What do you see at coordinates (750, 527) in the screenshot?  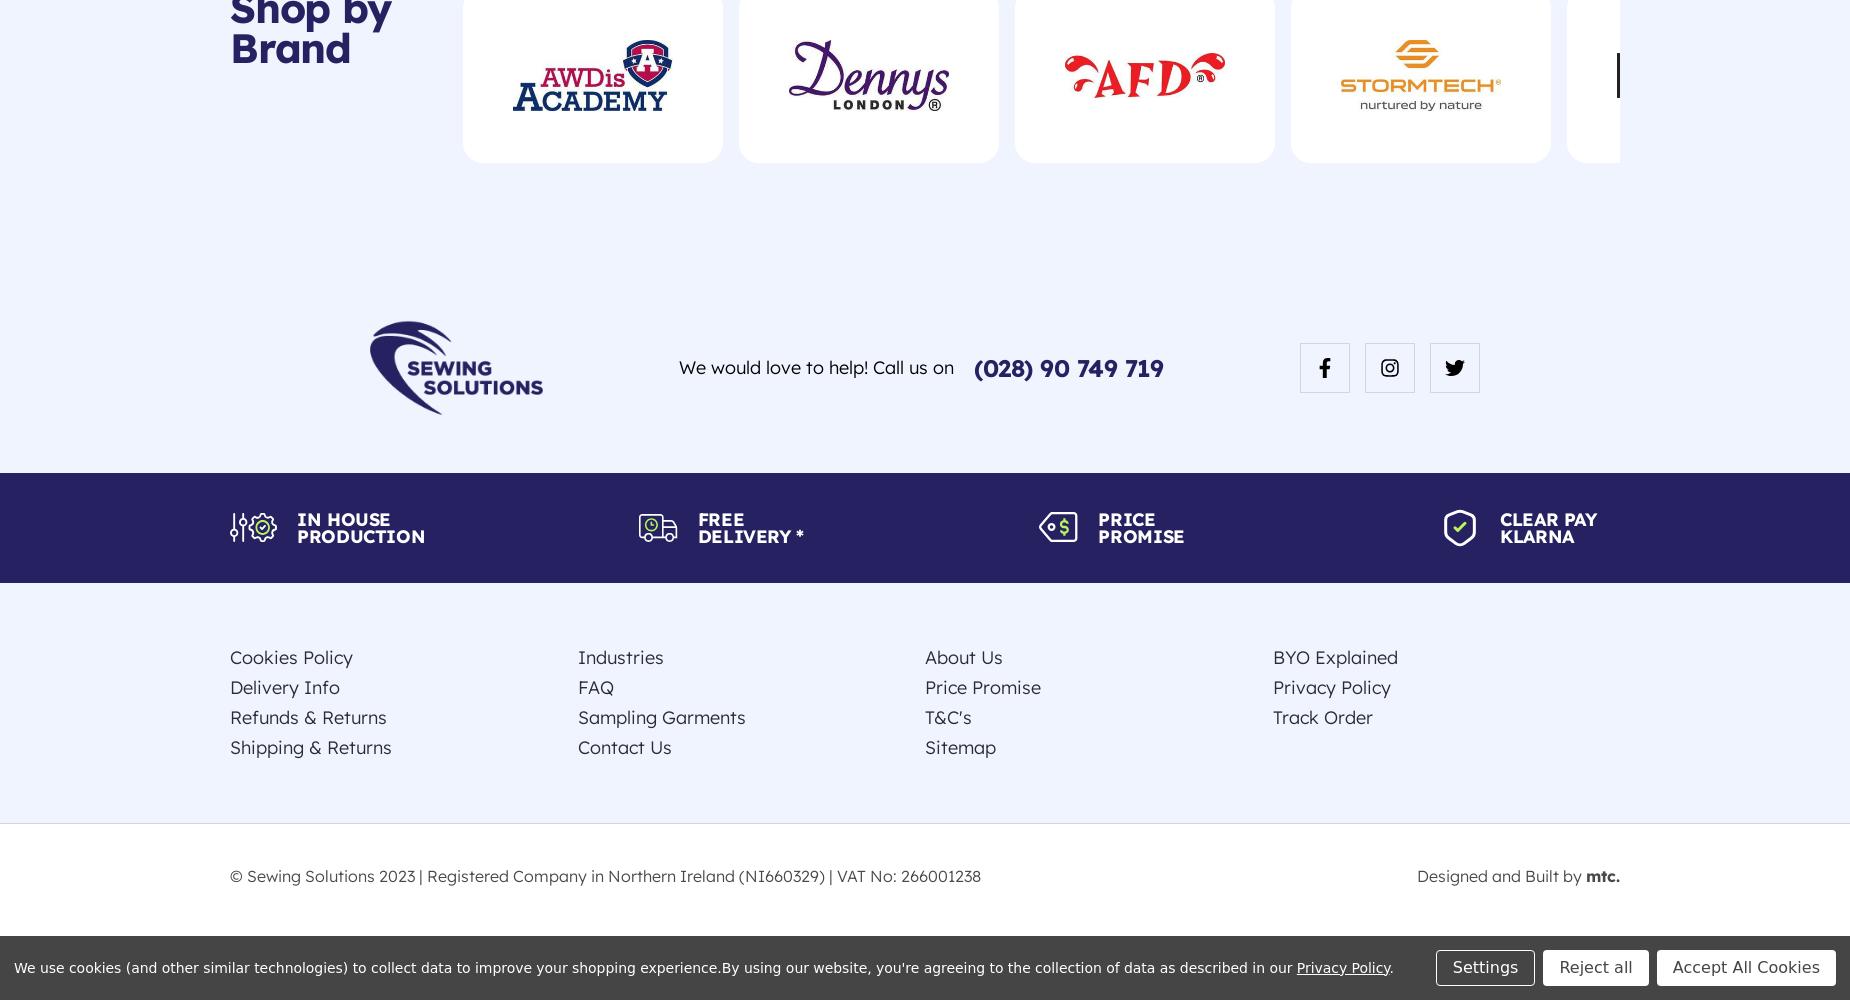 I see `'Free Delivery *'` at bounding box center [750, 527].